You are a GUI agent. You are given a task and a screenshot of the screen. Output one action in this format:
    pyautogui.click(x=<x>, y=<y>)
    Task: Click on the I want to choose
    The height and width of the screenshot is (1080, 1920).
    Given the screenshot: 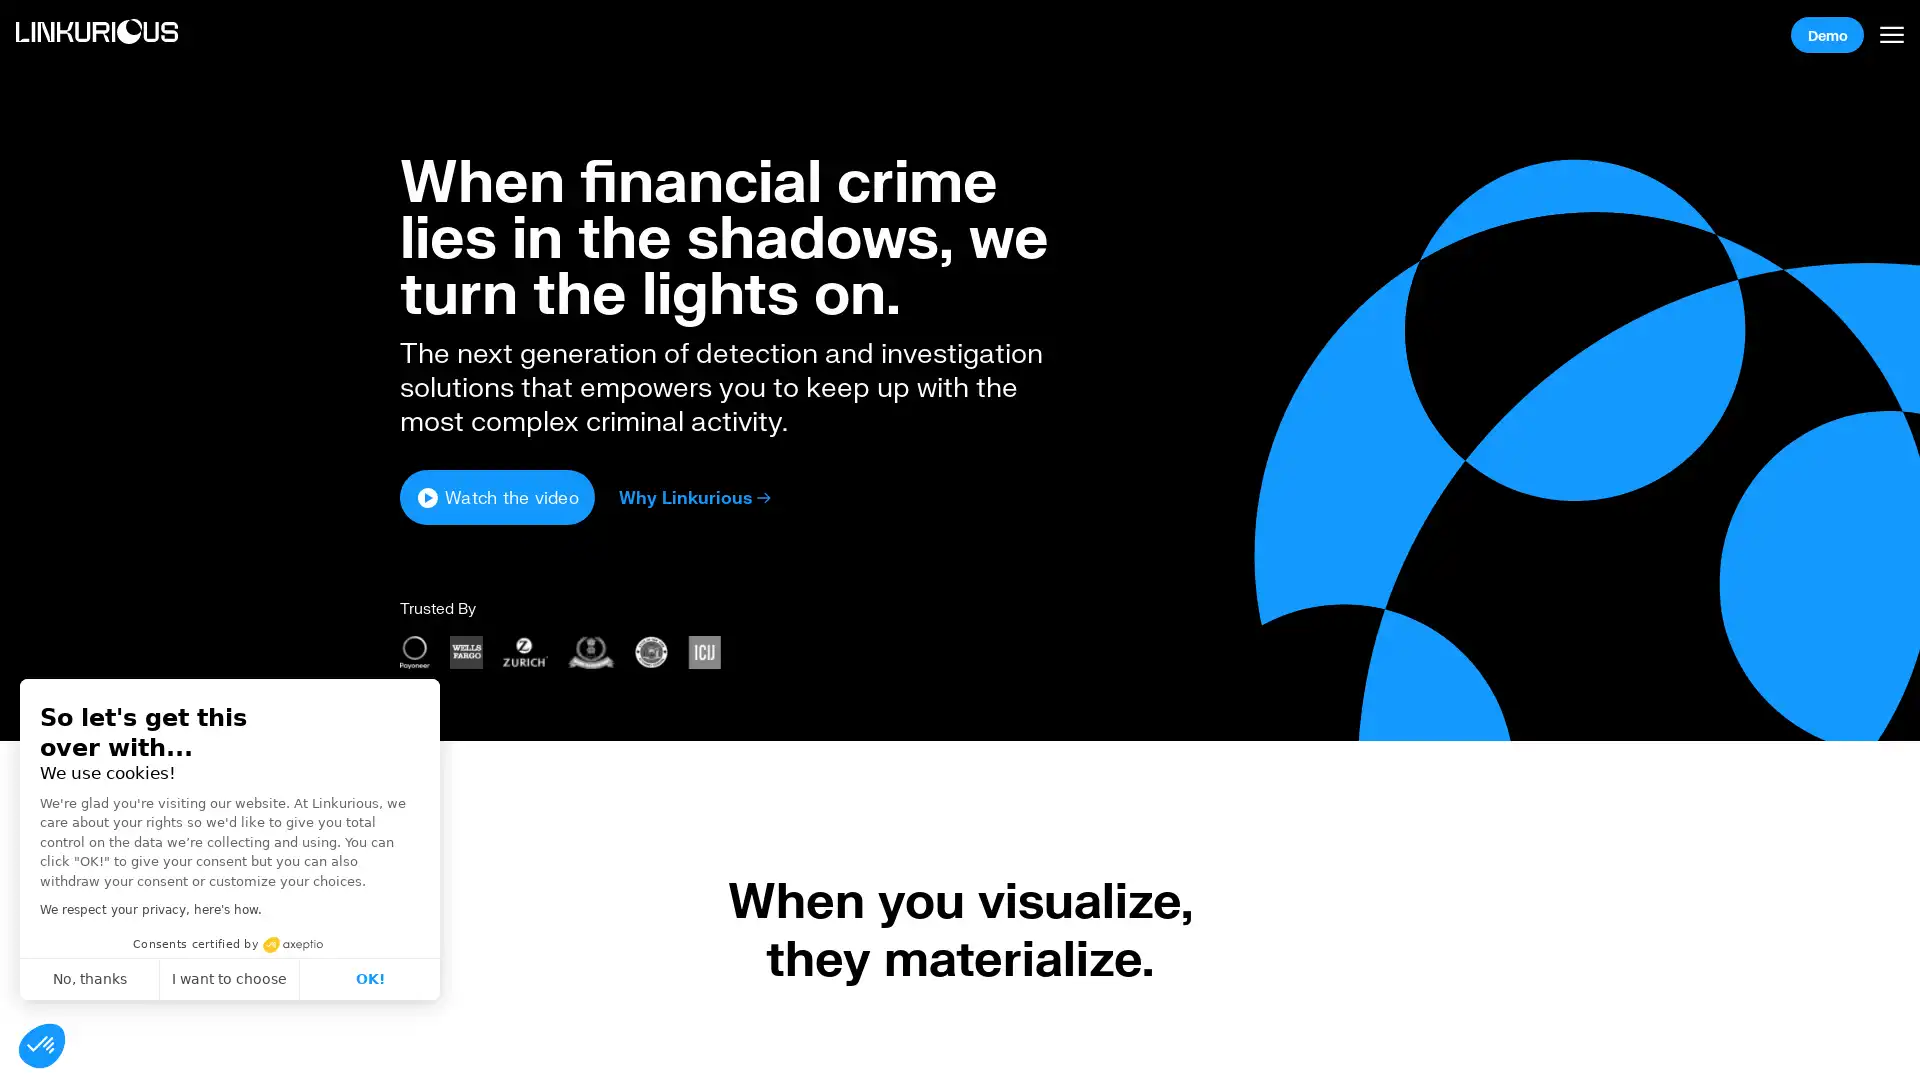 What is the action you would take?
    pyautogui.click(x=230, y=978)
    